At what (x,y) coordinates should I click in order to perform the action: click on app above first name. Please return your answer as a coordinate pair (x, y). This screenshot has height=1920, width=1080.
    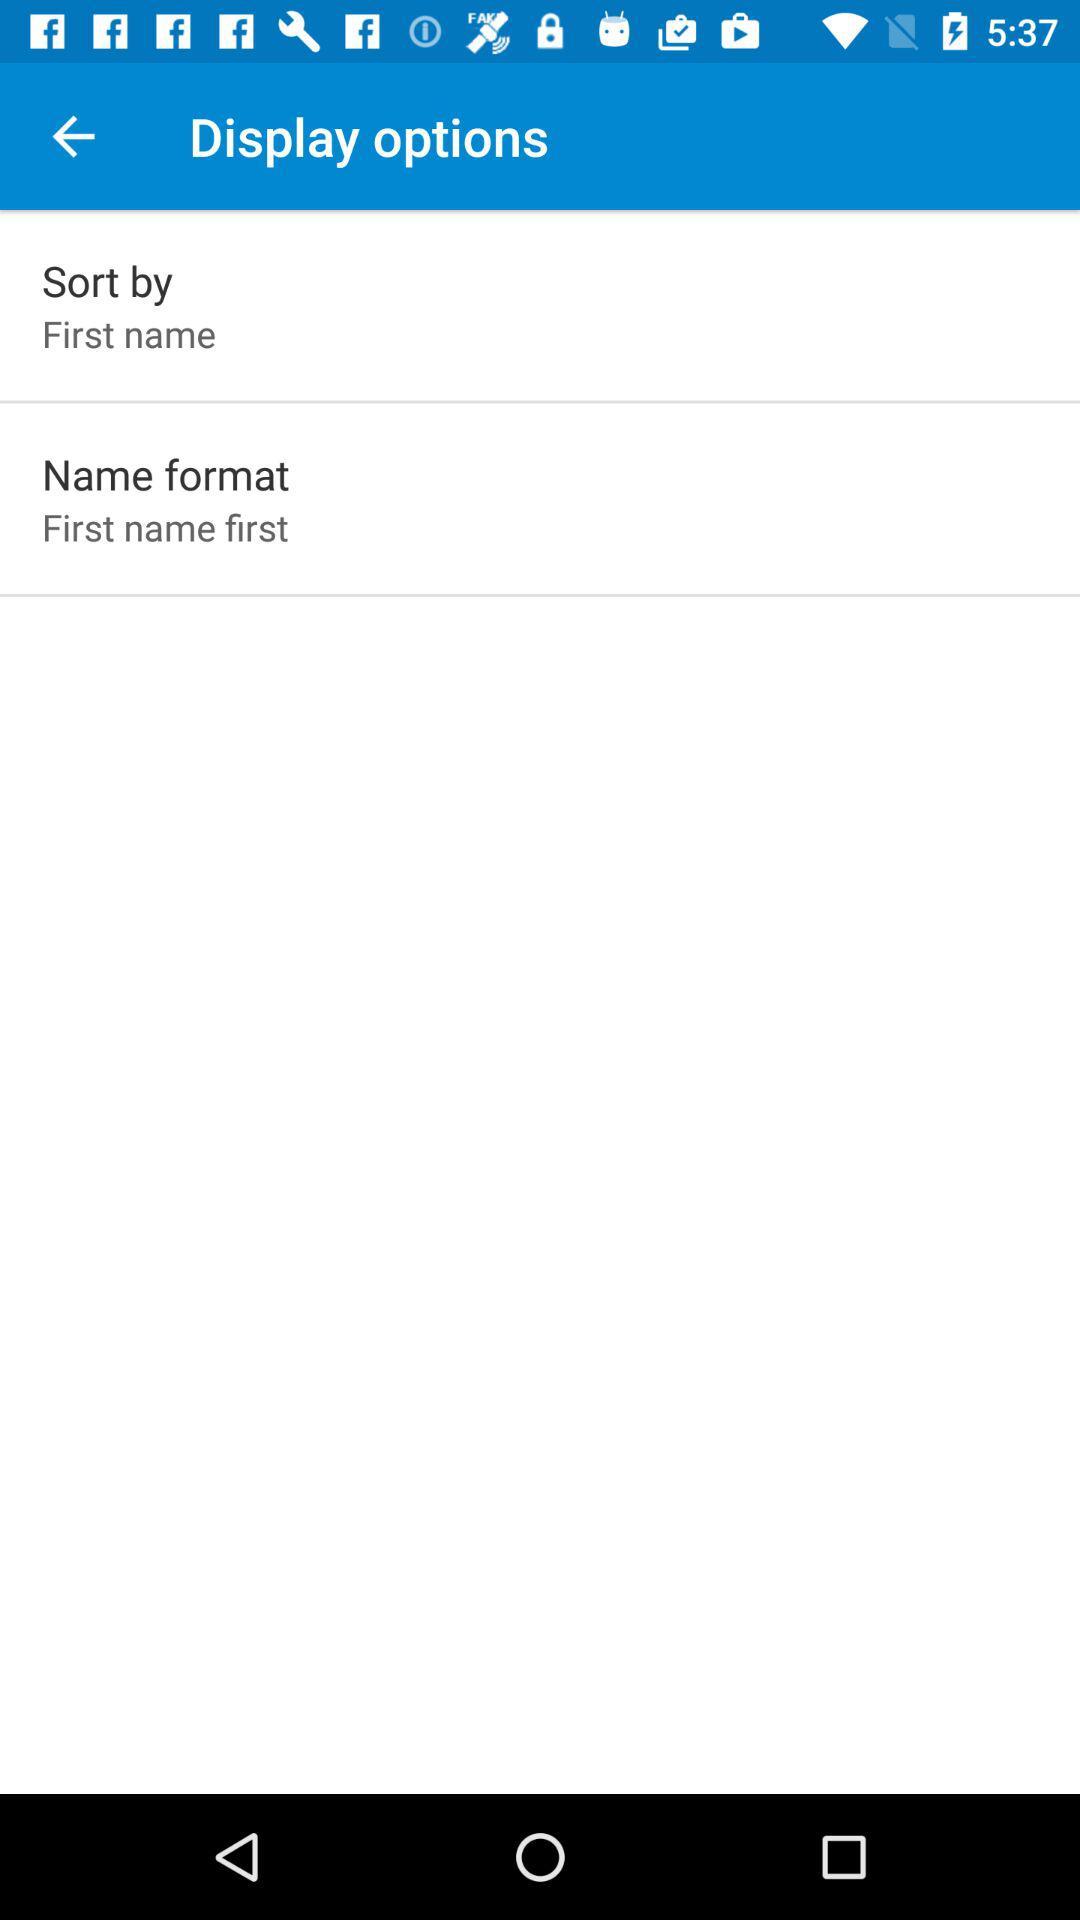
    Looking at the image, I should click on (107, 279).